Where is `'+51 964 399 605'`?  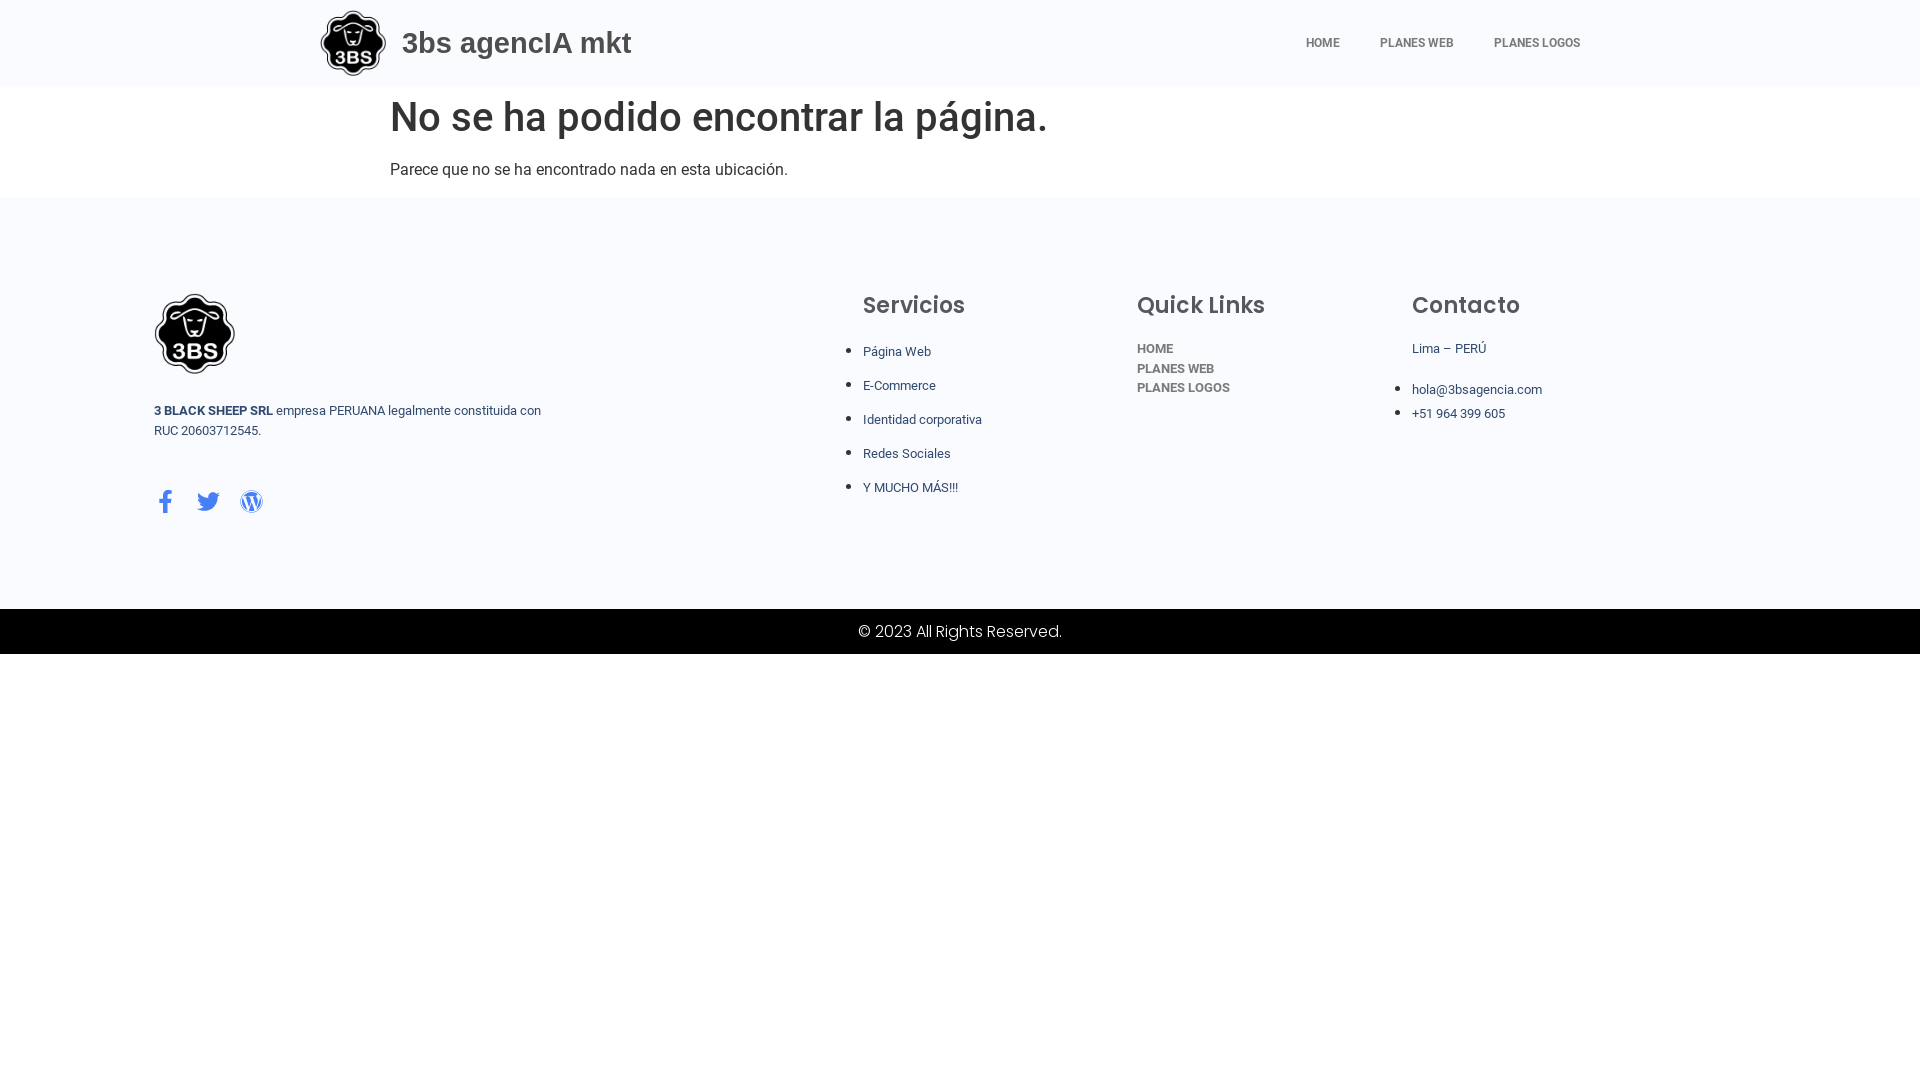
'+51 964 399 605' is located at coordinates (1458, 412).